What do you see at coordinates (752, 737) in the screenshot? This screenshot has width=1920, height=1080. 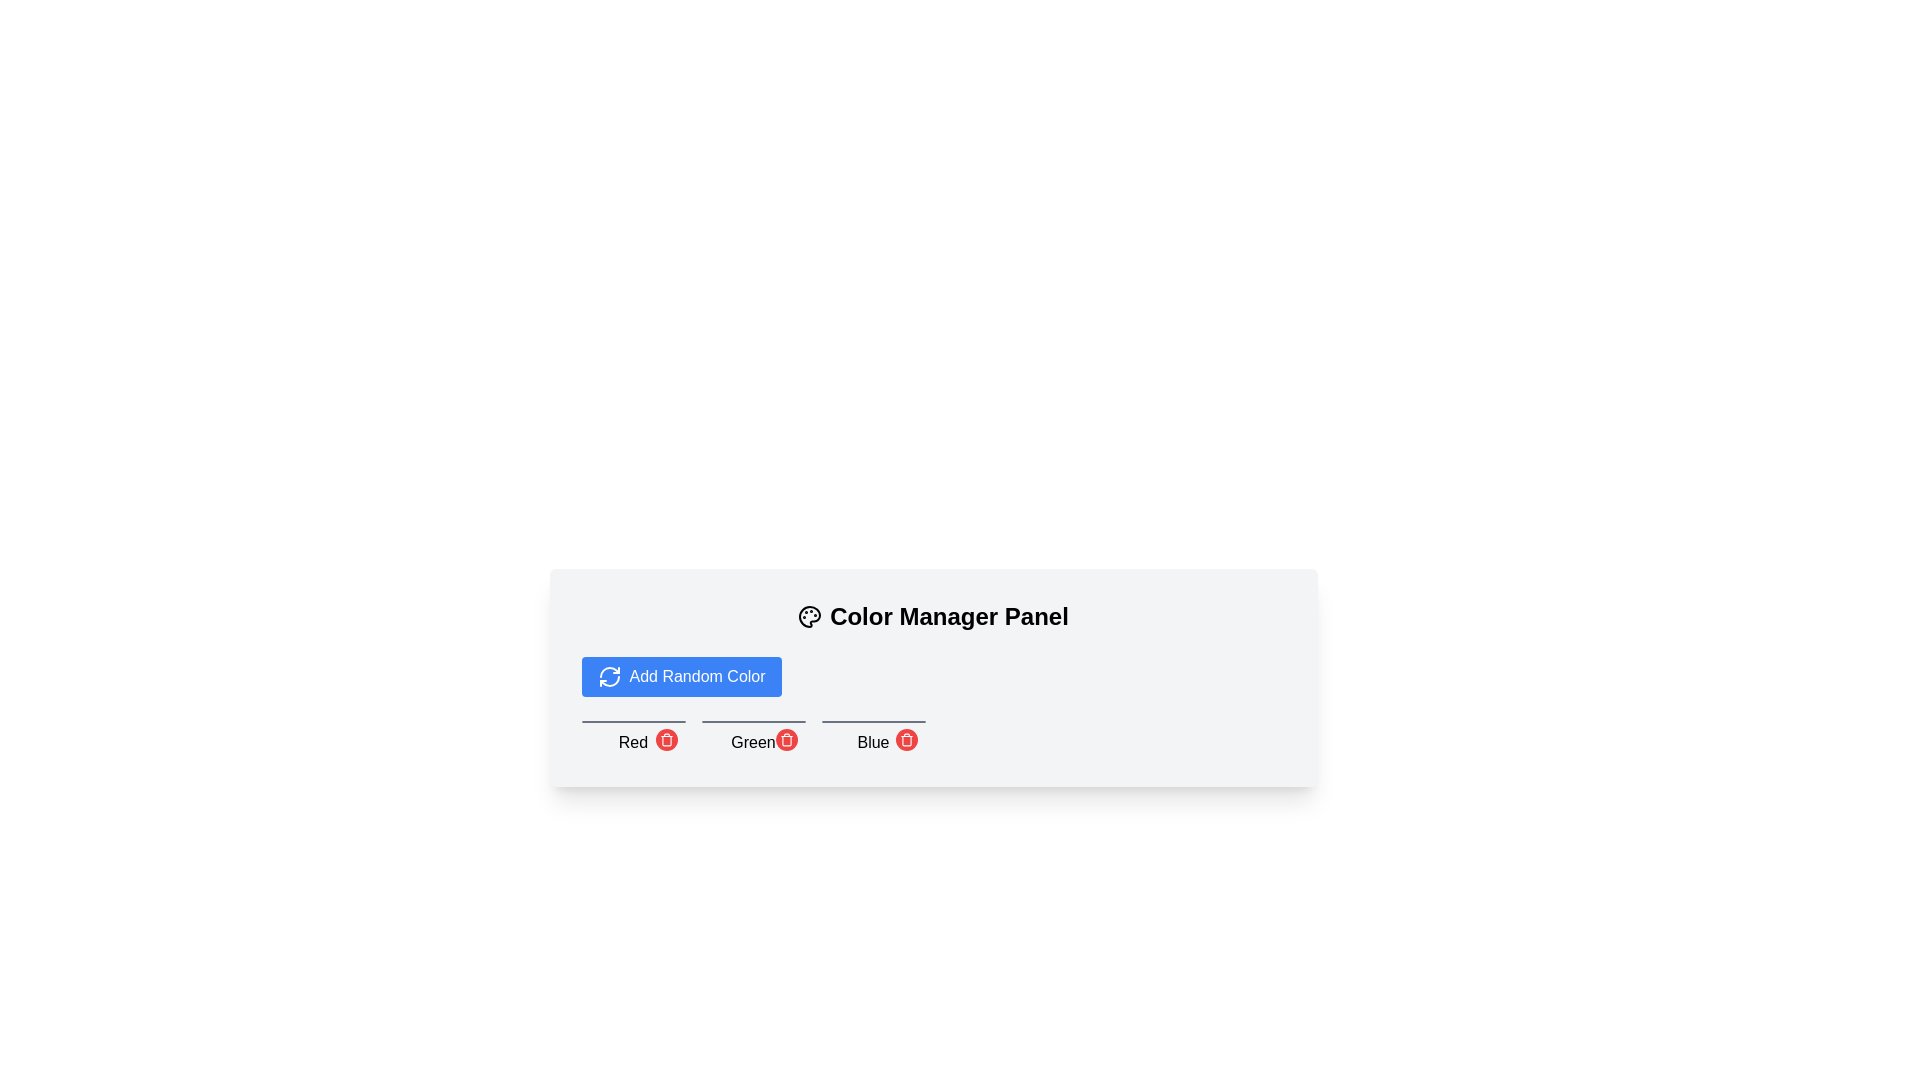 I see `the 'Green' color label in the middle of the horizontally aligned list of color options` at bounding box center [752, 737].